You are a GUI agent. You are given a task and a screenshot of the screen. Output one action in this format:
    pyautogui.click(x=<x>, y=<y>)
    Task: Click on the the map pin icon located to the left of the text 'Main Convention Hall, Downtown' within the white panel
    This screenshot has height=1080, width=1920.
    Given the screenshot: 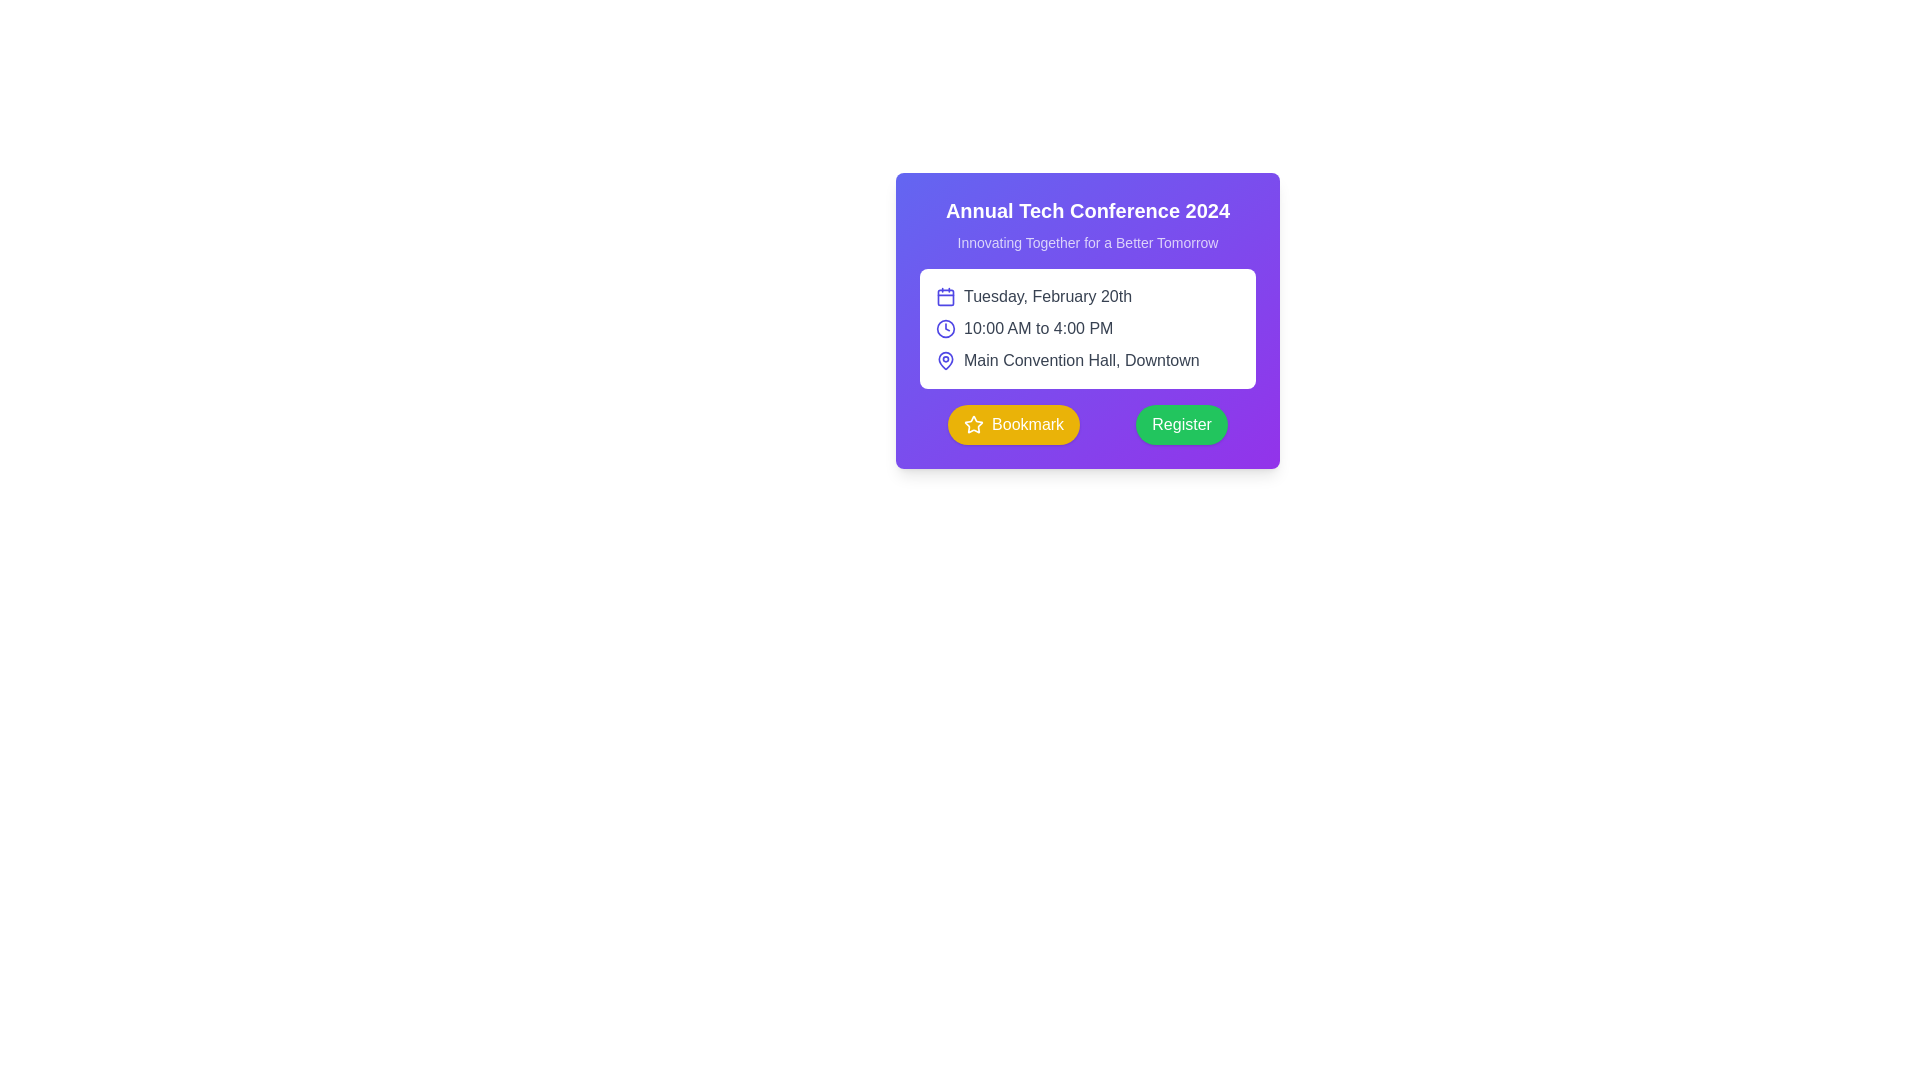 What is the action you would take?
    pyautogui.click(x=944, y=358)
    